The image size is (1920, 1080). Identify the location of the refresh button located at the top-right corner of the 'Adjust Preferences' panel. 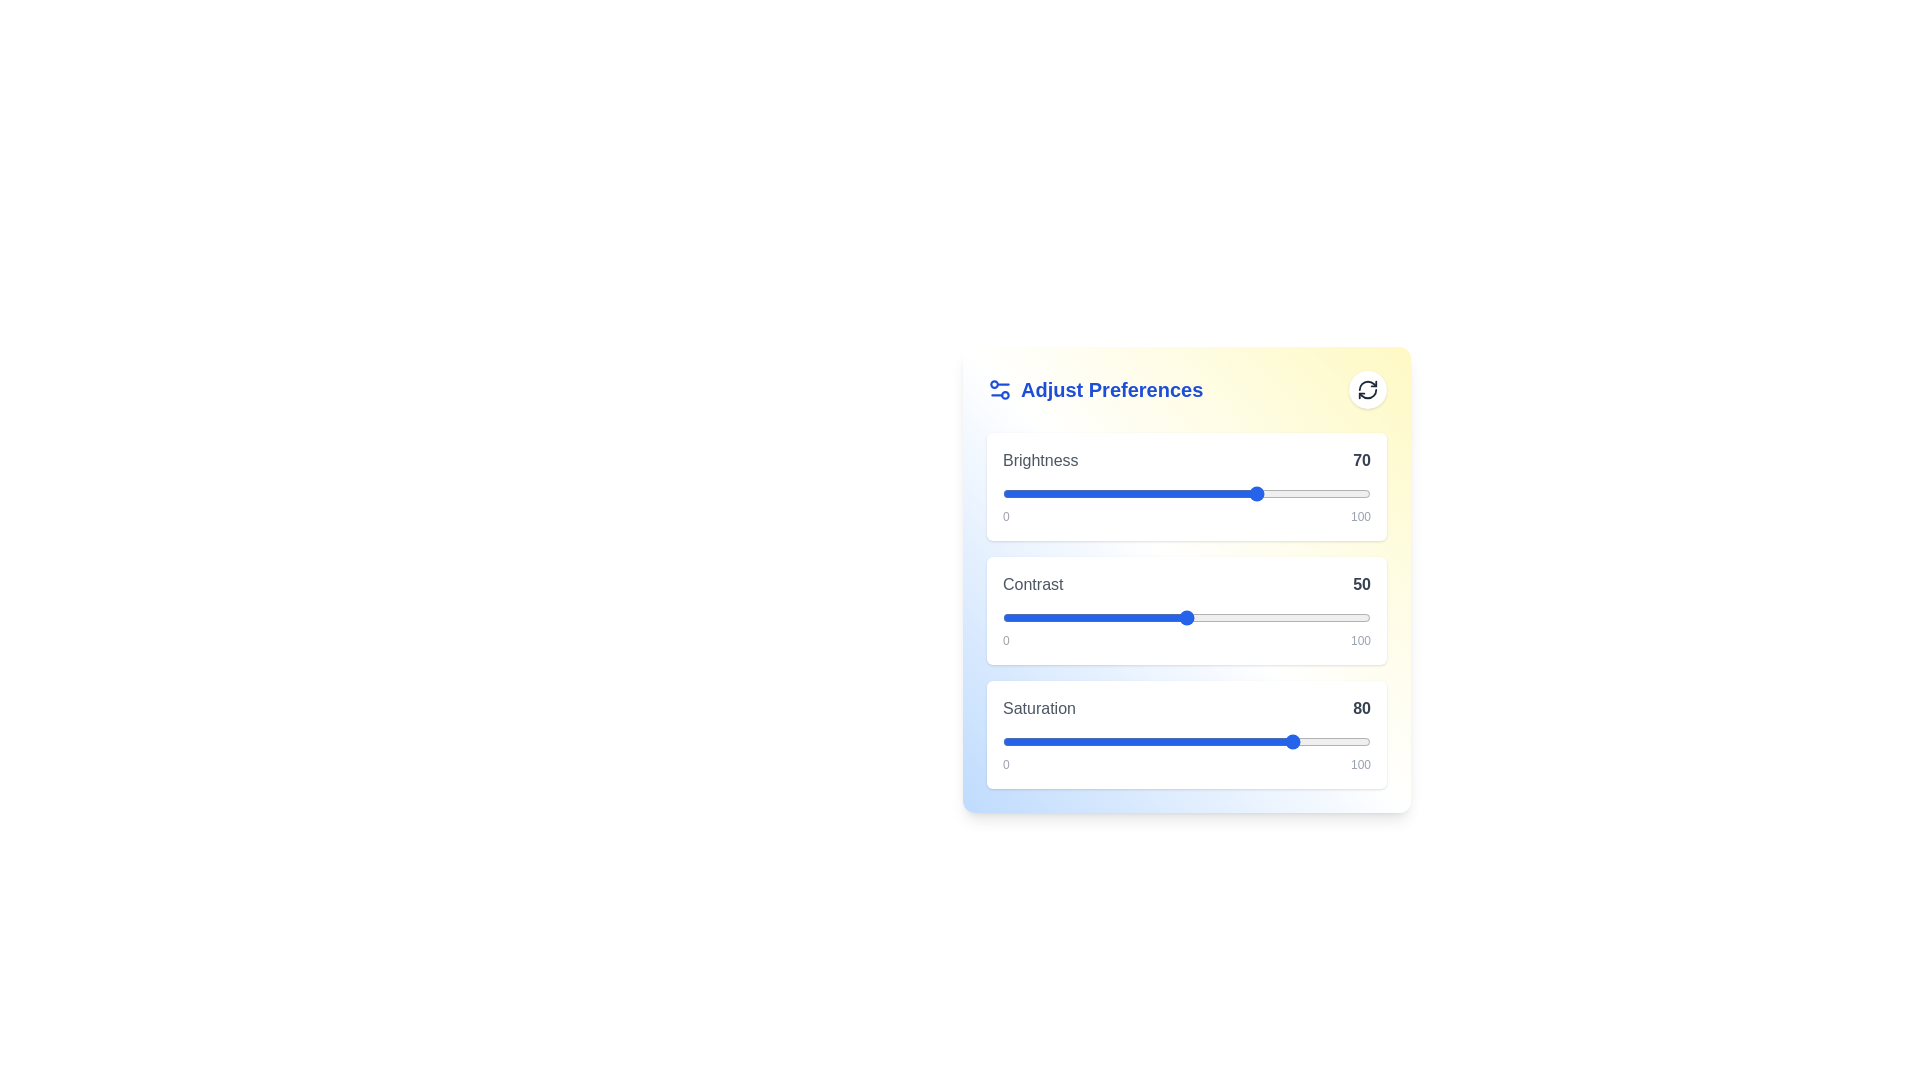
(1367, 389).